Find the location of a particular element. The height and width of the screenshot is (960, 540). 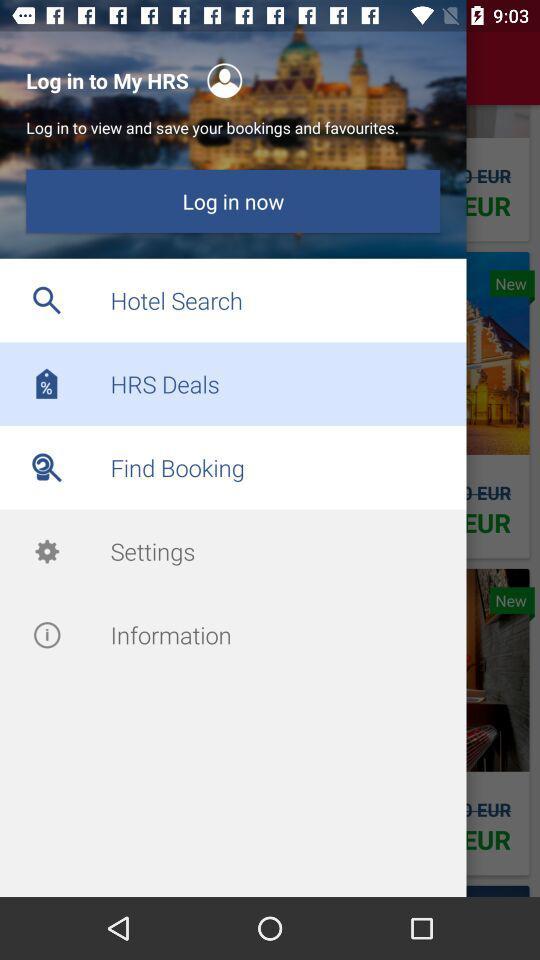

tap on the setting icon is located at coordinates (46, 552).